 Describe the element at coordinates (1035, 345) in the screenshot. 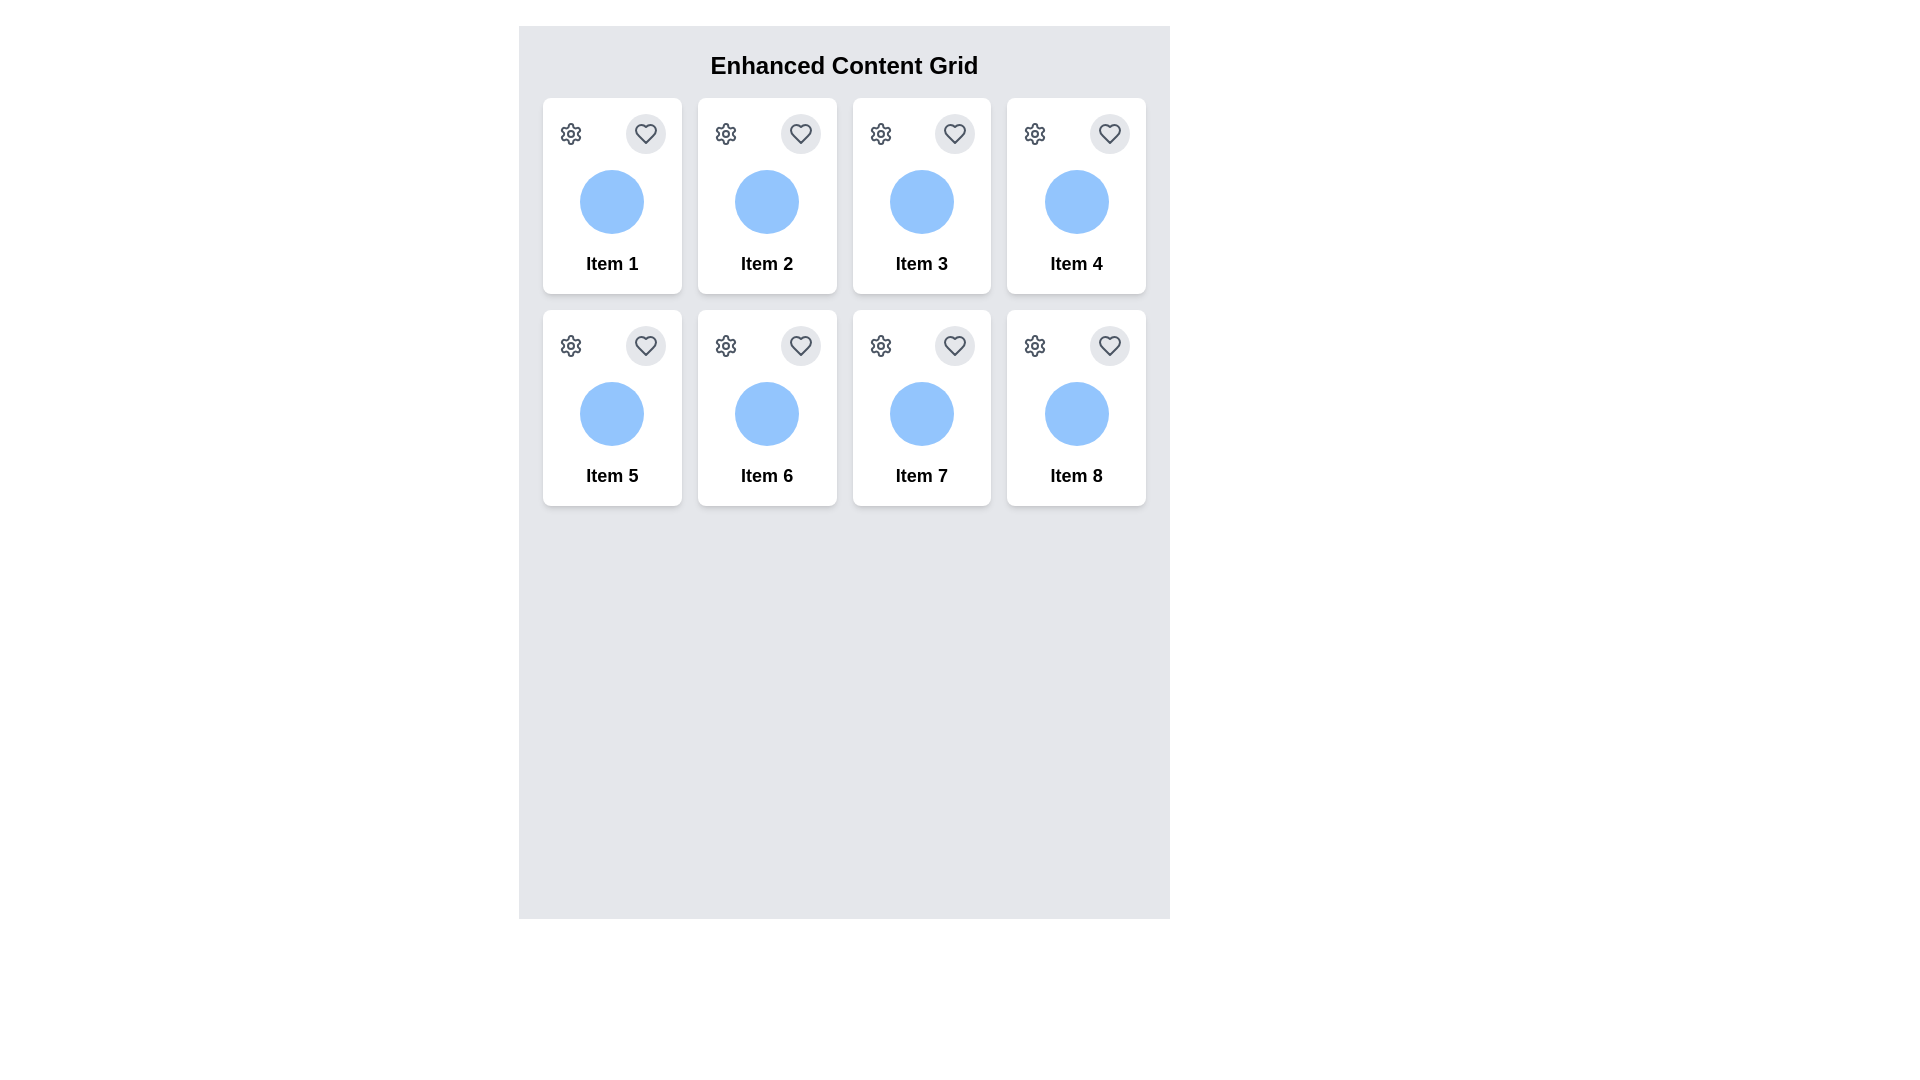

I see `the cogwheel icon styled in a gray, non-filled stroke design located on the top-left corner of the tile labeled 'Item 8'` at that location.